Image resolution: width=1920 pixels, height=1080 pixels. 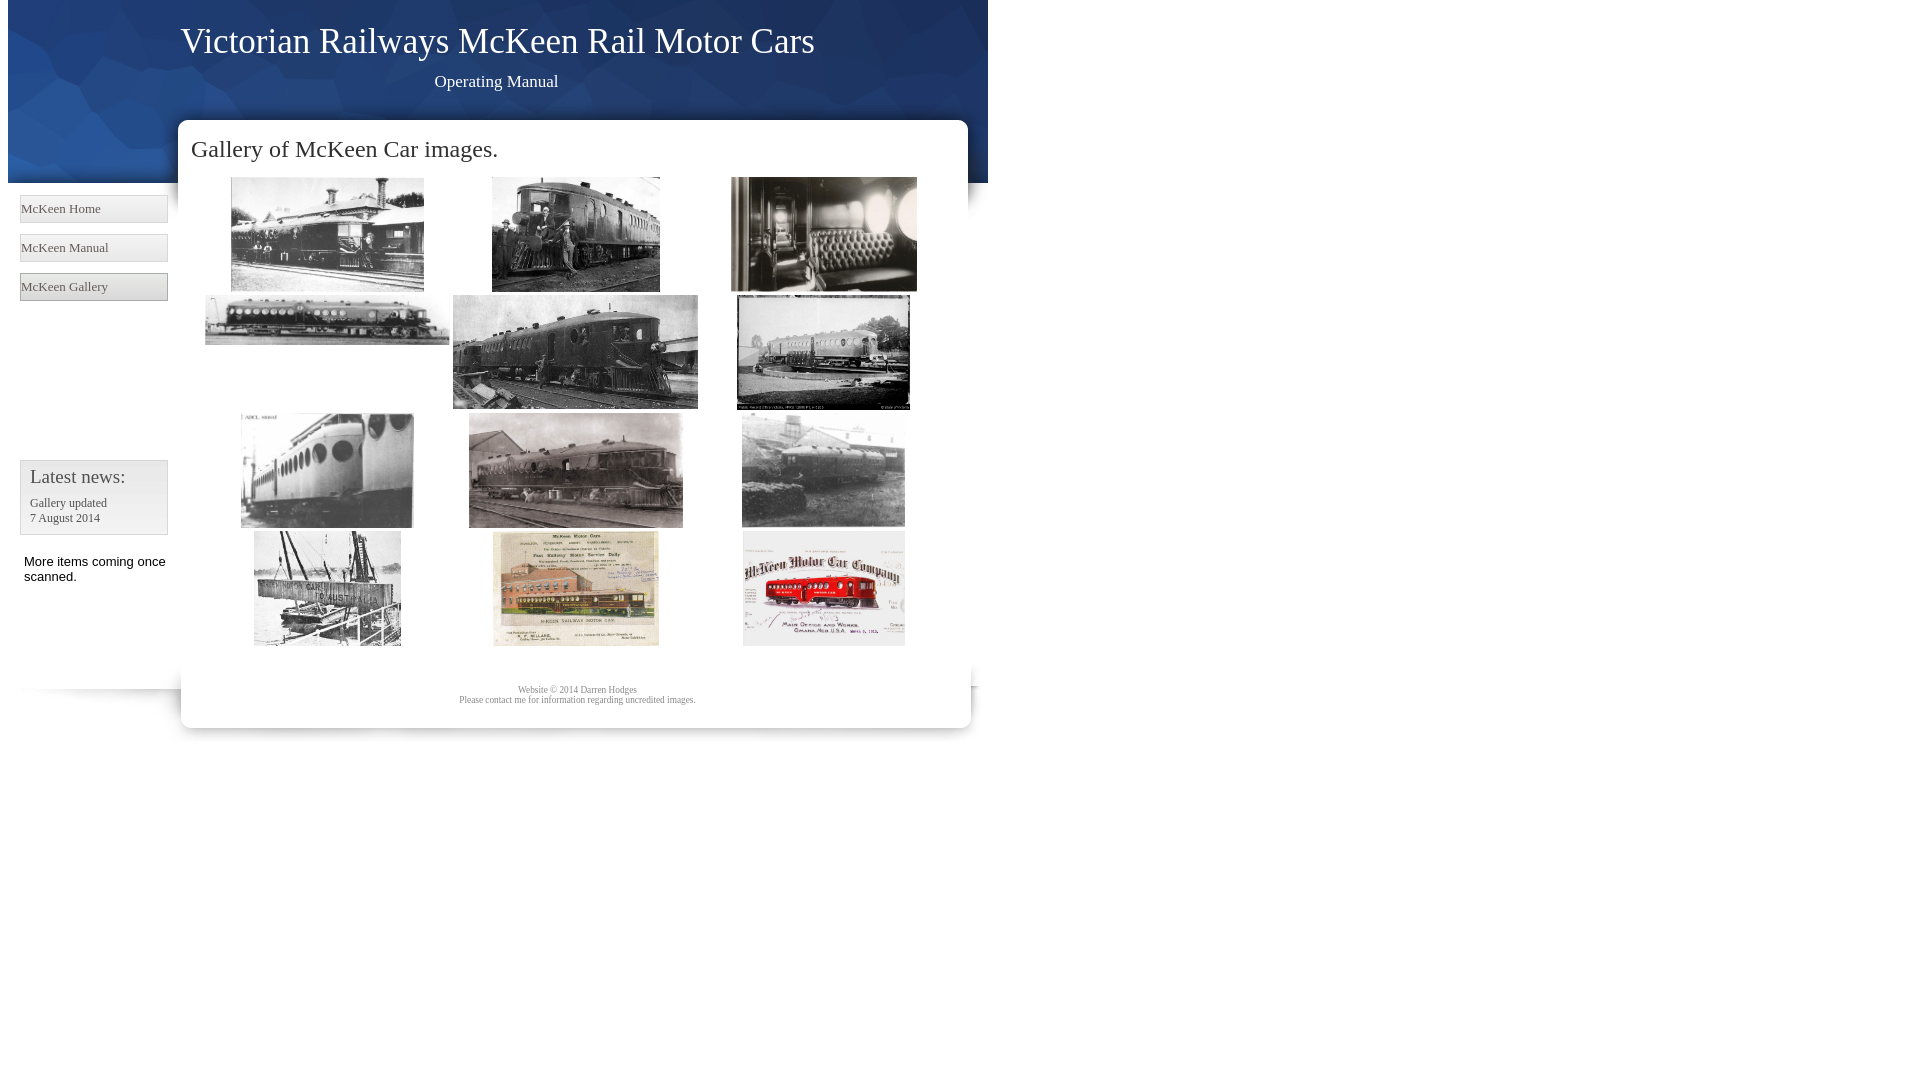 I want to click on 'McKeen Motor Car Company letterhead. Courtesy Bruce Payne', so click(x=822, y=587).